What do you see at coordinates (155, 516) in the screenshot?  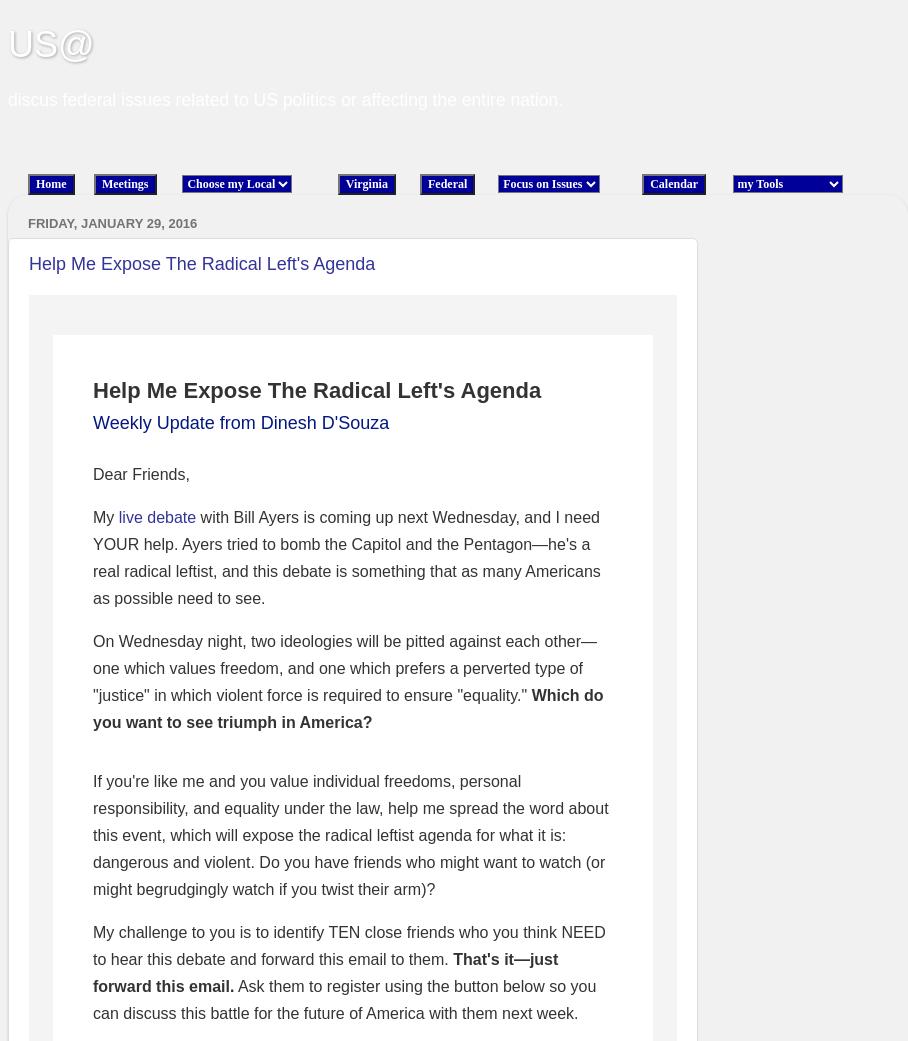 I see `'live debate'` at bounding box center [155, 516].